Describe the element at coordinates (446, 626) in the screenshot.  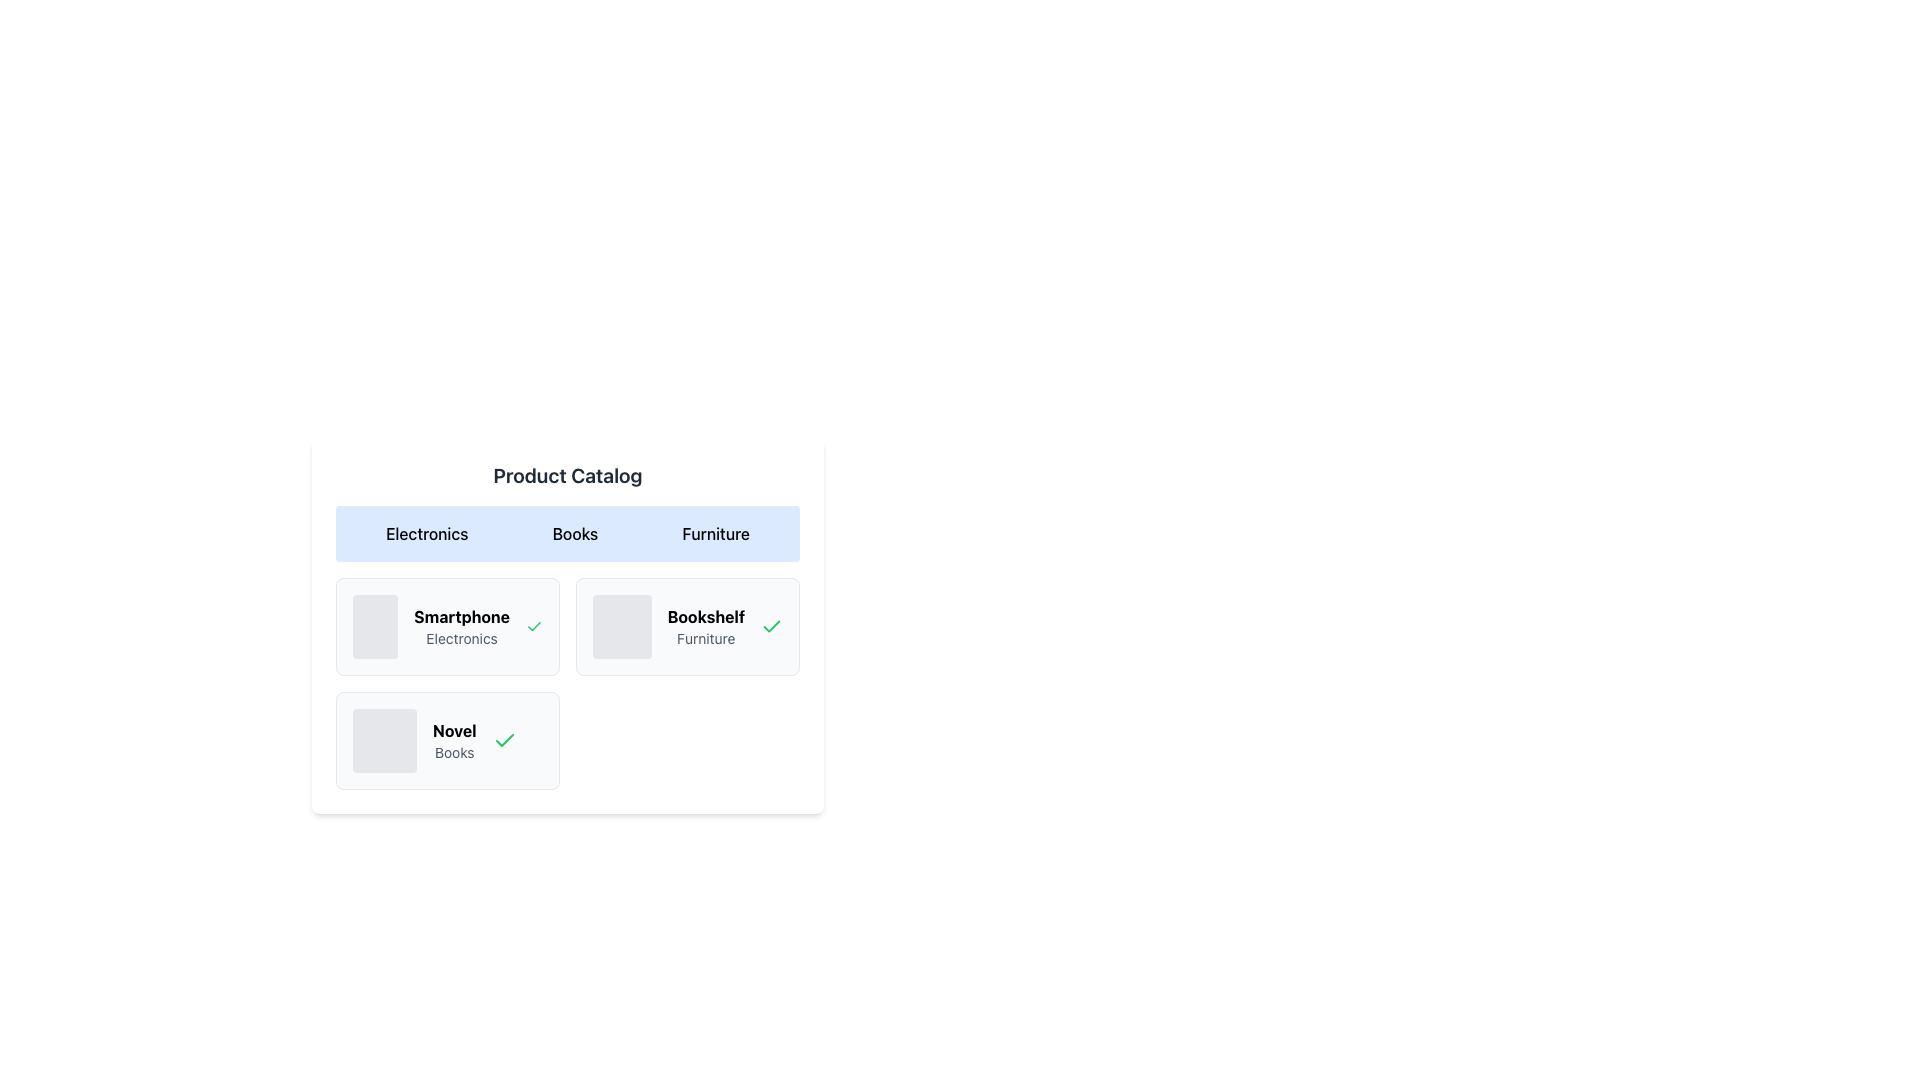
I see `the 'Smartphone' display card, which is the first card in the grid layout under the 'Electronics' section` at that location.